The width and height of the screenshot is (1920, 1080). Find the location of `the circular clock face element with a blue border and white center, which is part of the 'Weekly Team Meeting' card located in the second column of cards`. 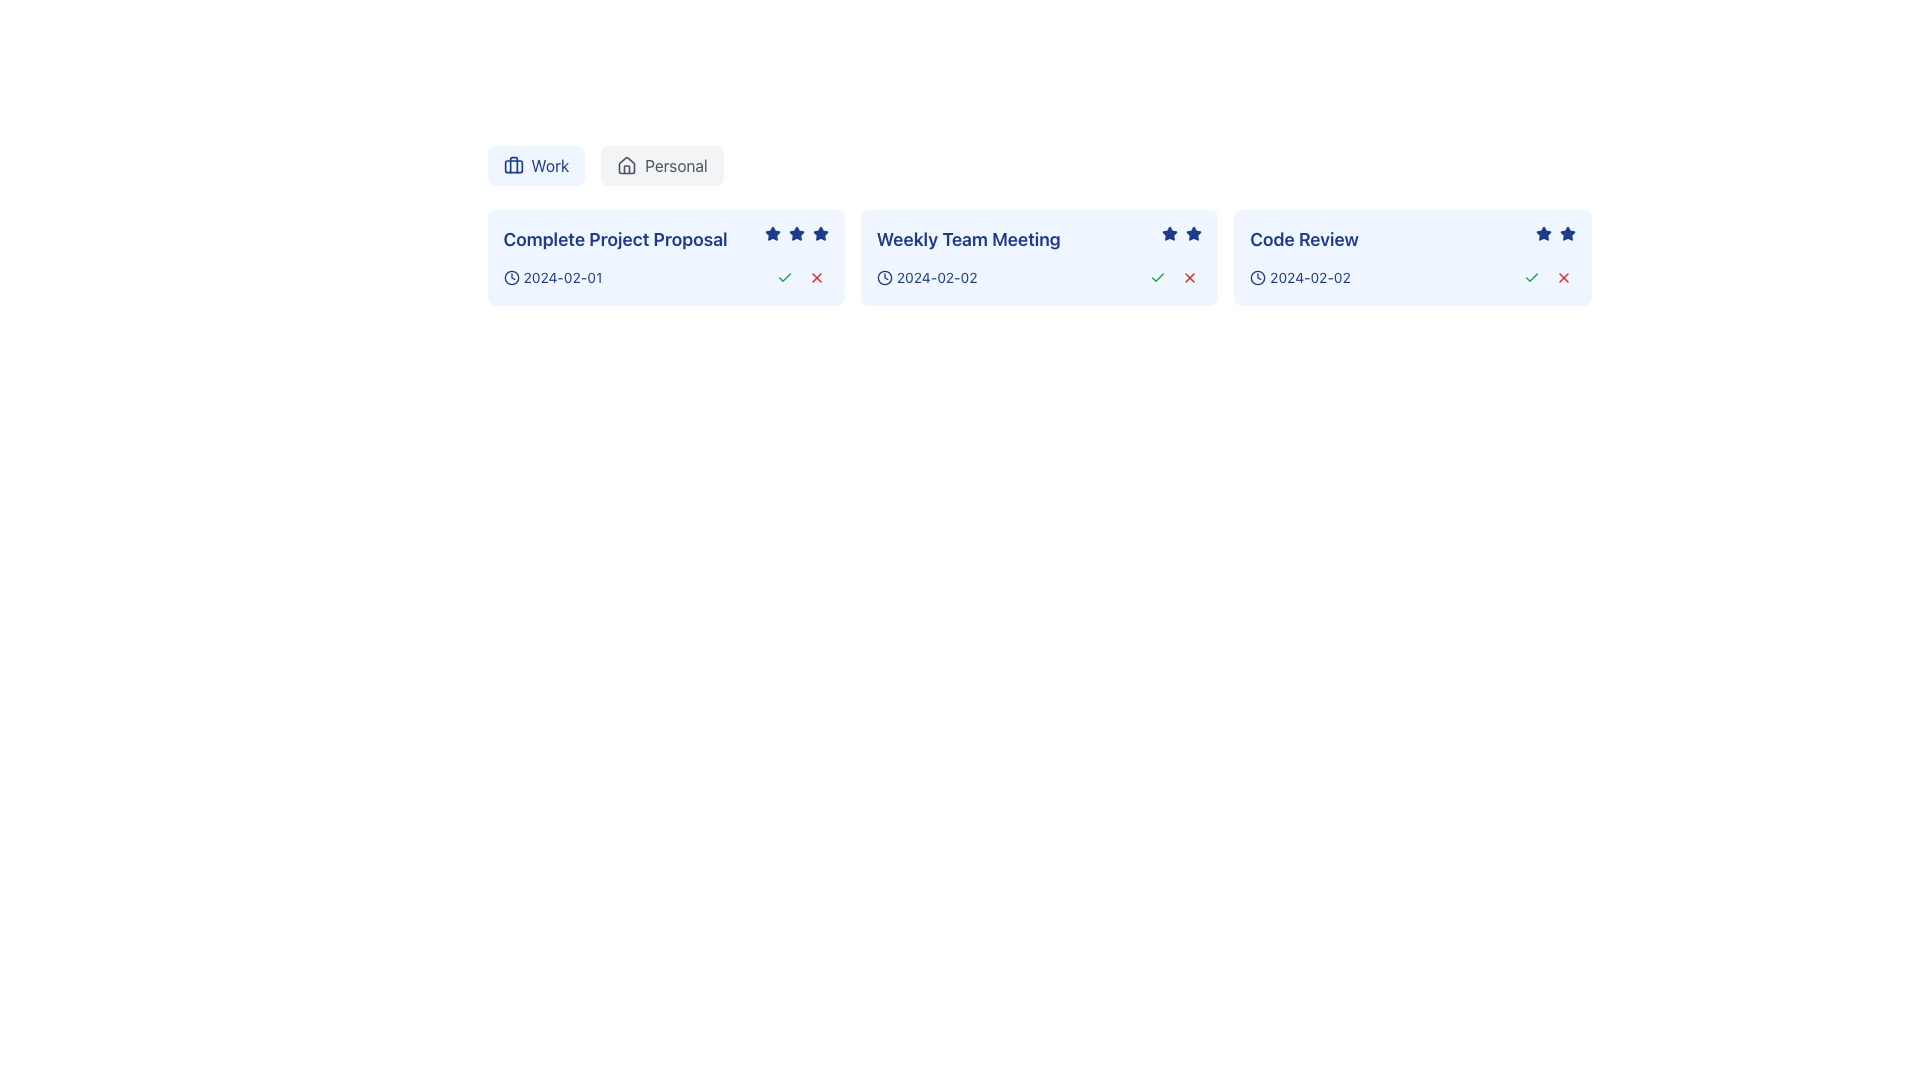

the circular clock face element with a blue border and white center, which is part of the 'Weekly Team Meeting' card located in the second column of cards is located at coordinates (883, 277).